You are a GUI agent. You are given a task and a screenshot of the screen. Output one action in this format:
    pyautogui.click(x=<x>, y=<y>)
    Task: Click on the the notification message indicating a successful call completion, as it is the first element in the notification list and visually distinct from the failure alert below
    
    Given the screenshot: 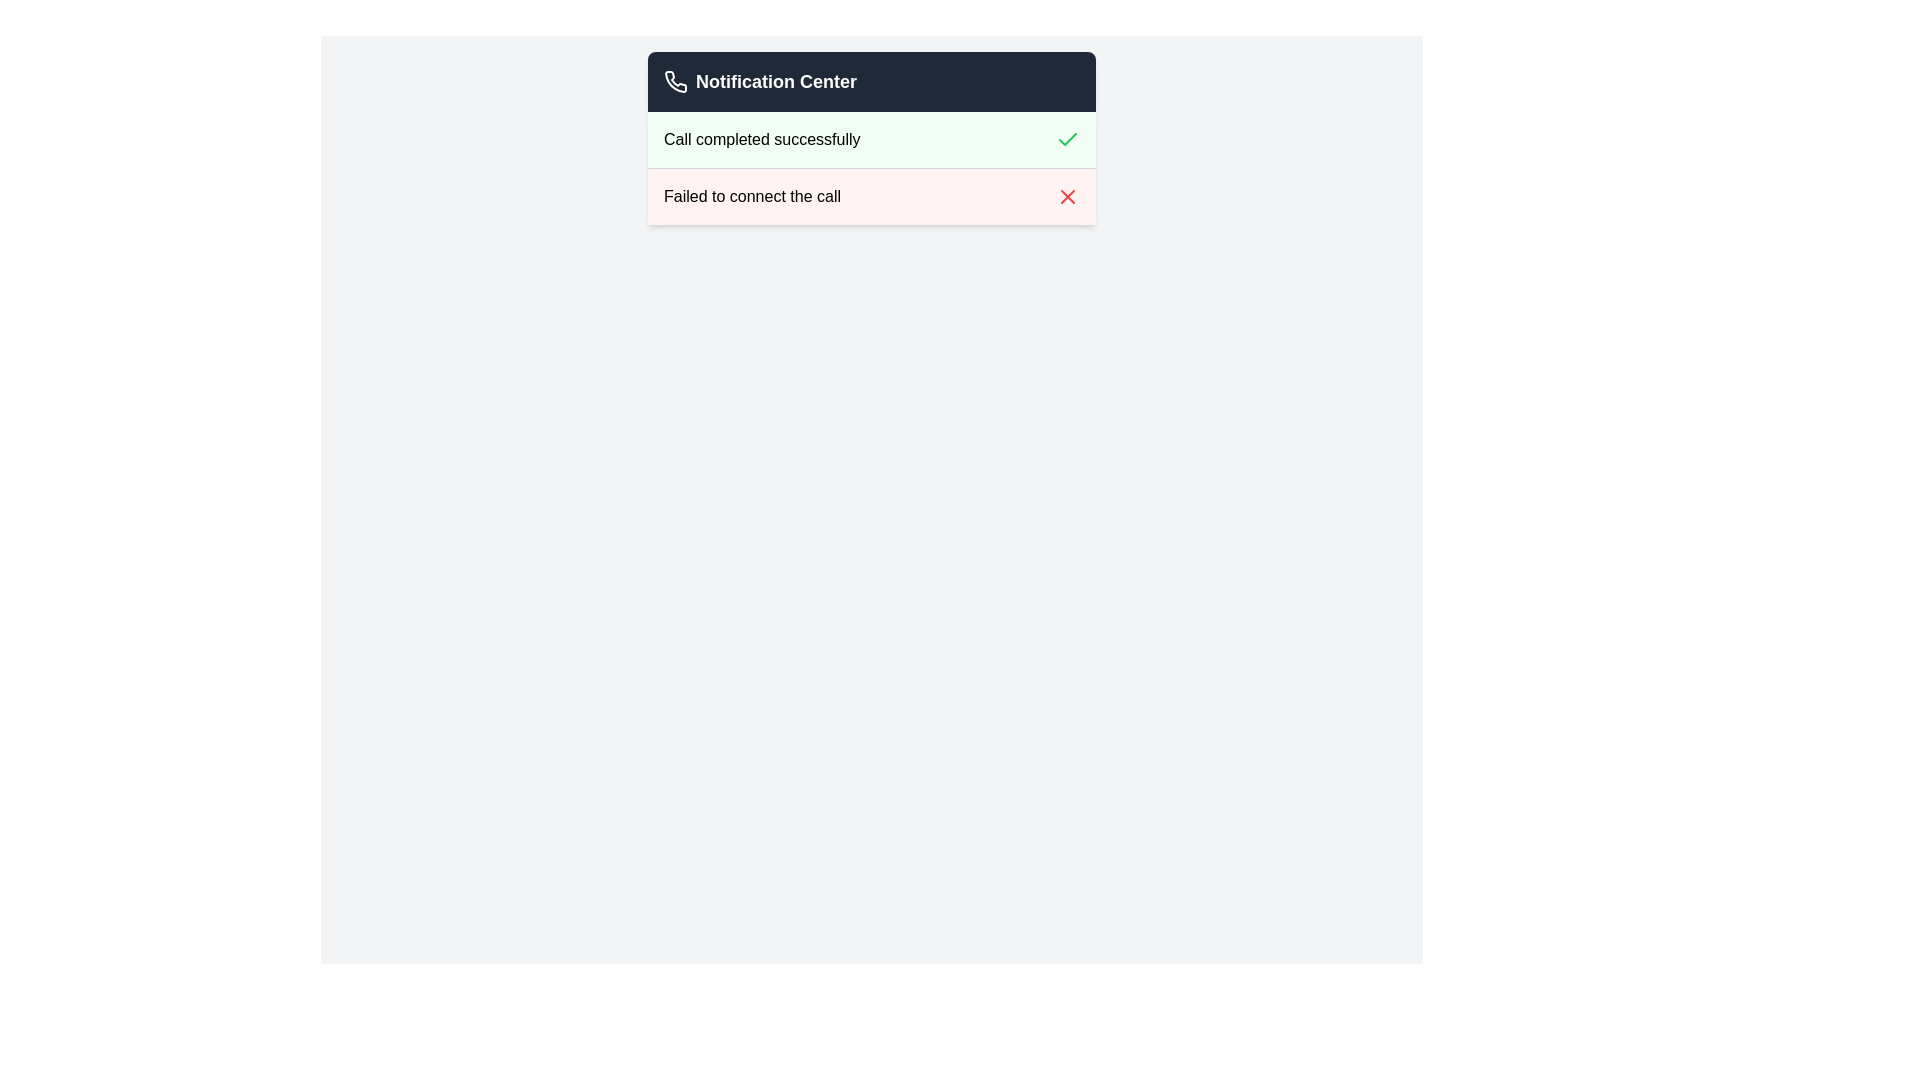 What is the action you would take?
    pyautogui.click(x=872, y=138)
    